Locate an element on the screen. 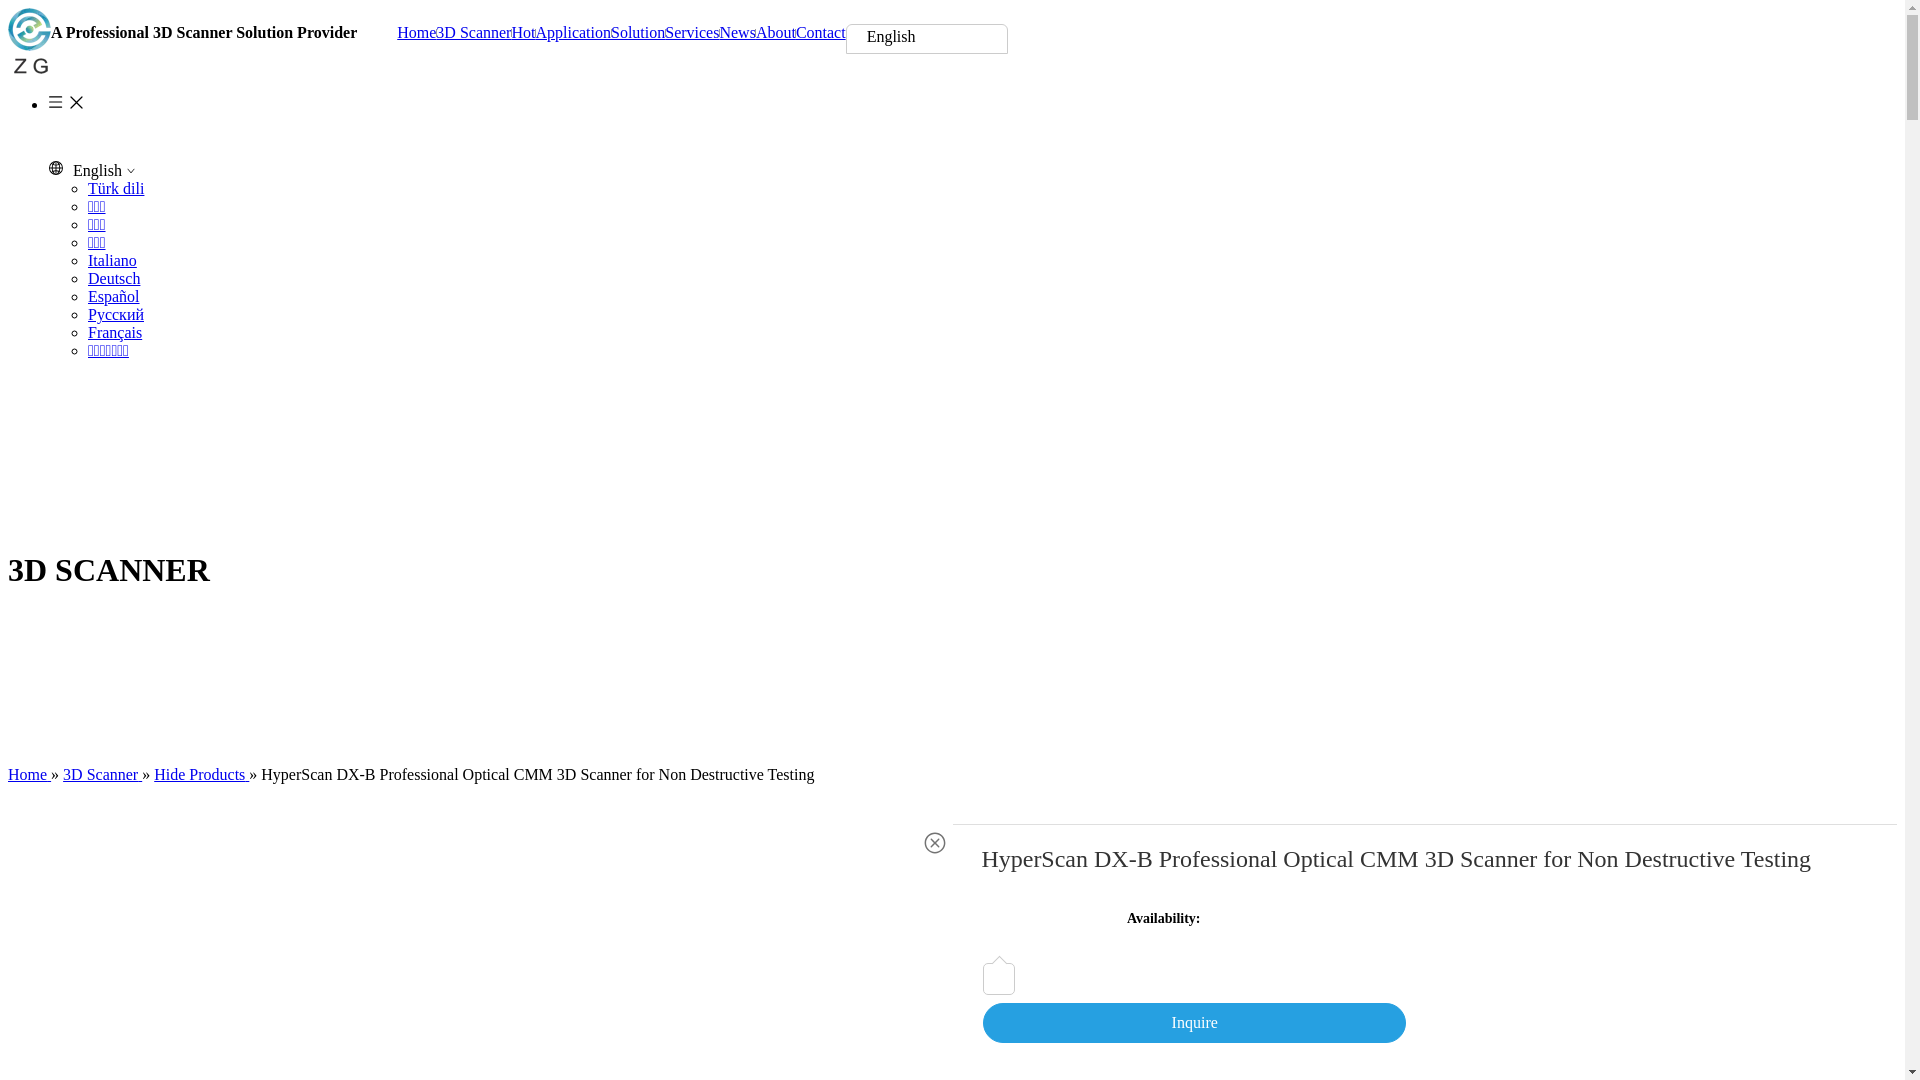 The width and height of the screenshot is (1920, 1080). 'Hot' is located at coordinates (523, 33).